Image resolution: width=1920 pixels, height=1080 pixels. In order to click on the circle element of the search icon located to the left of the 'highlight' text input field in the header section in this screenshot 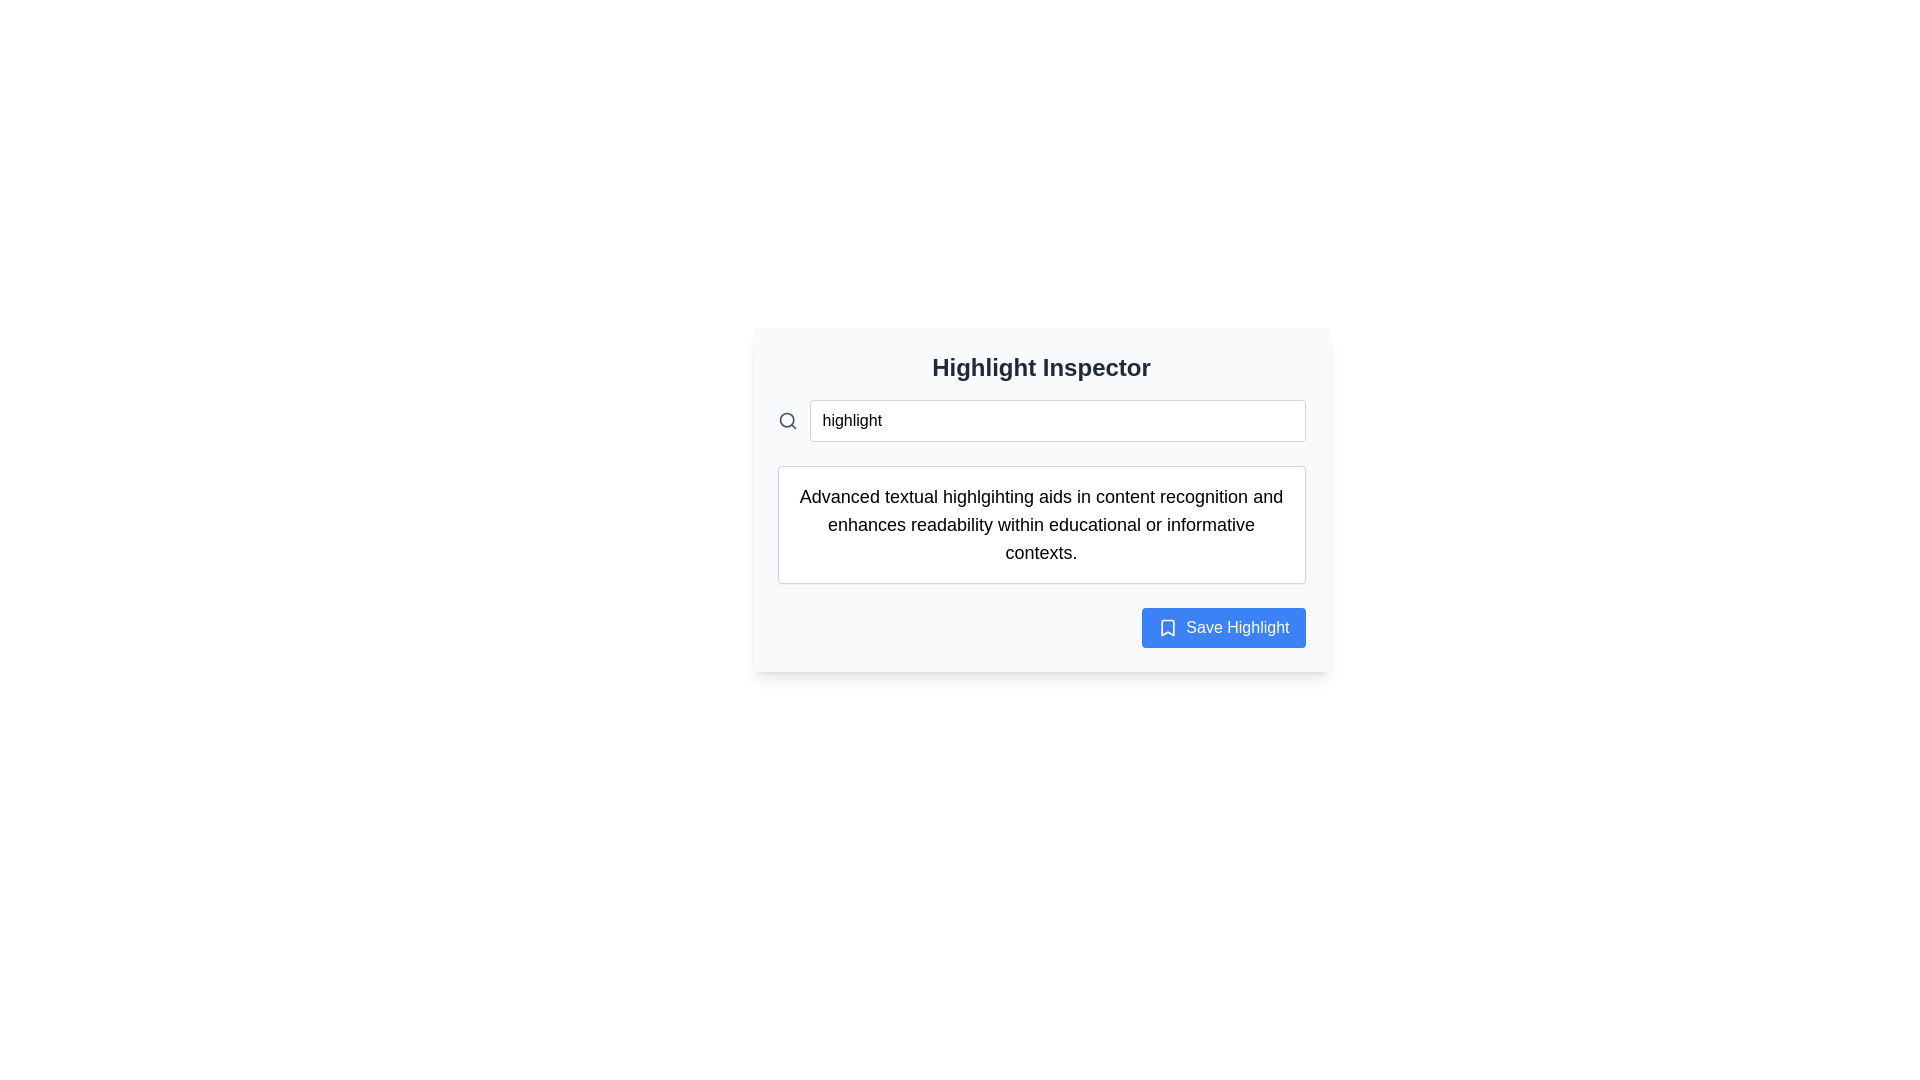, I will do `click(785, 419)`.